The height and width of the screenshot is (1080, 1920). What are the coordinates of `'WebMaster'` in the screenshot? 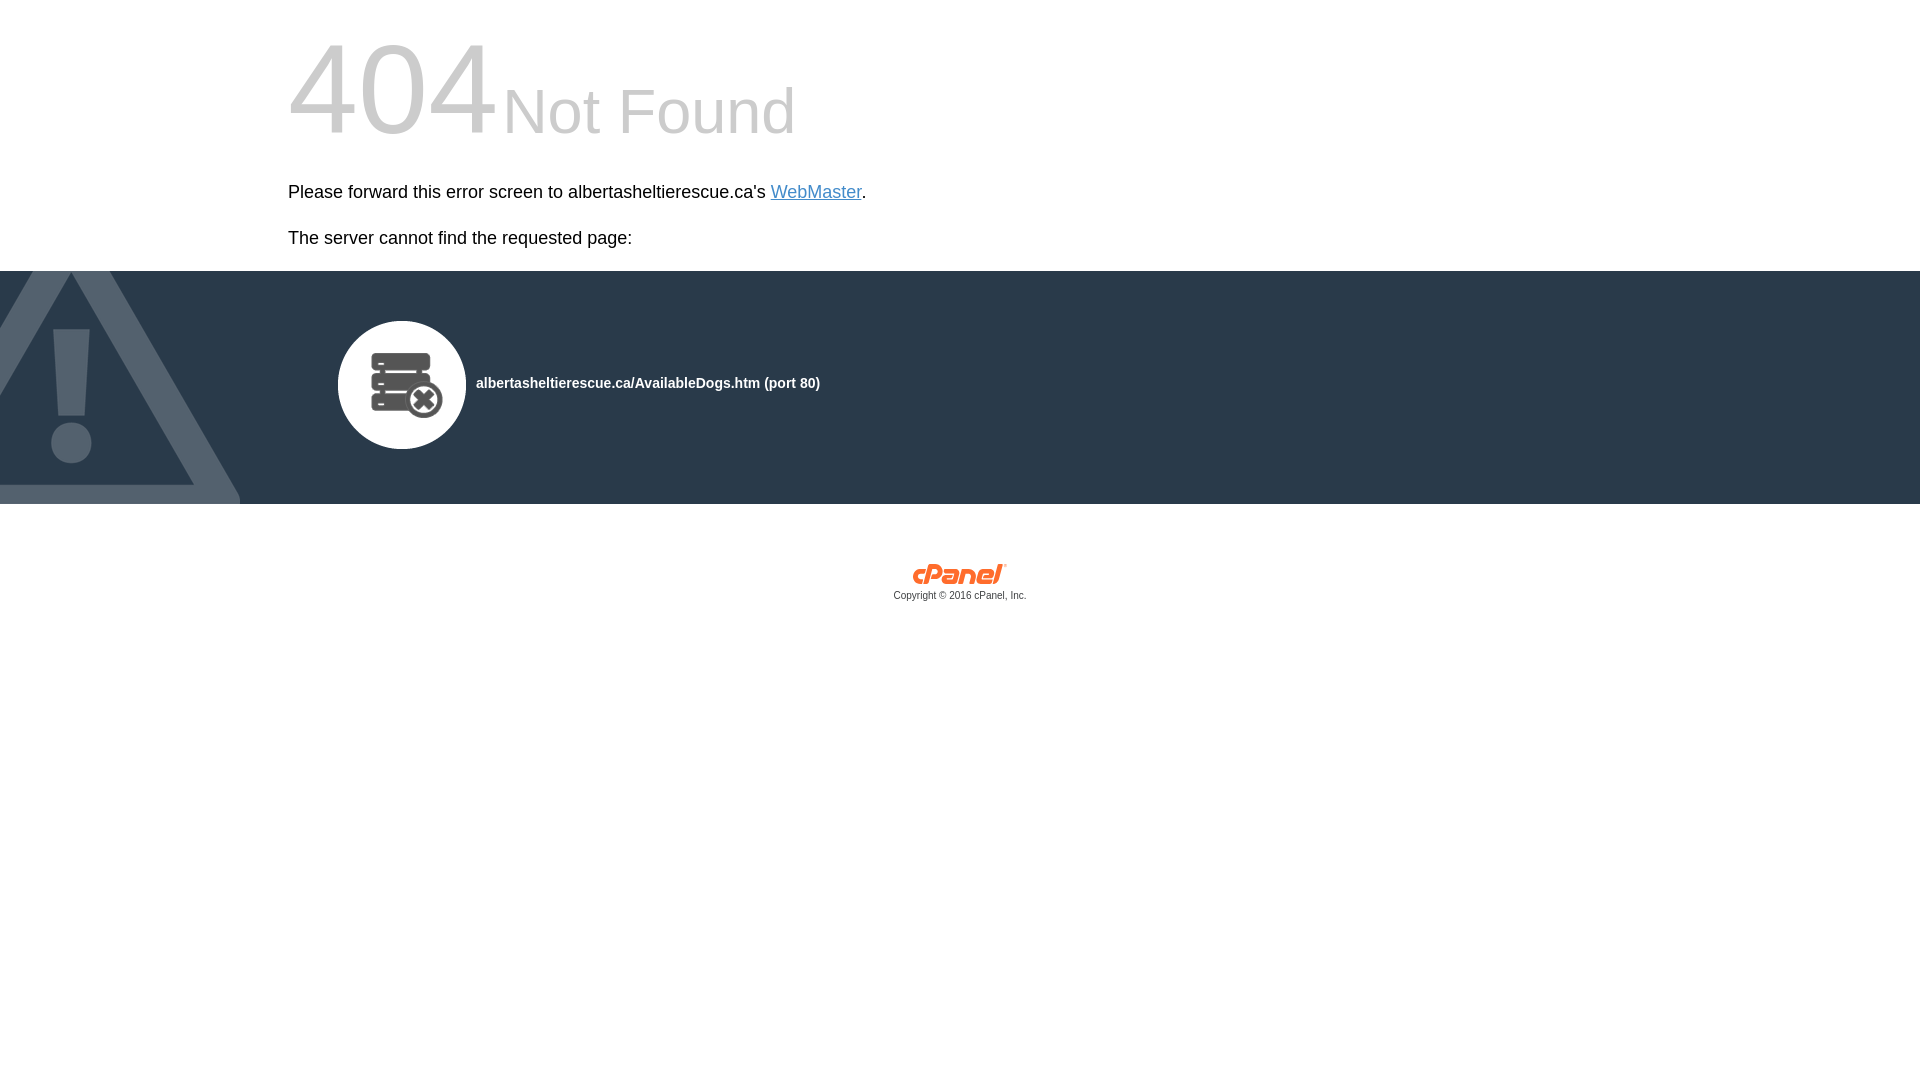 It's located at (816, 192).